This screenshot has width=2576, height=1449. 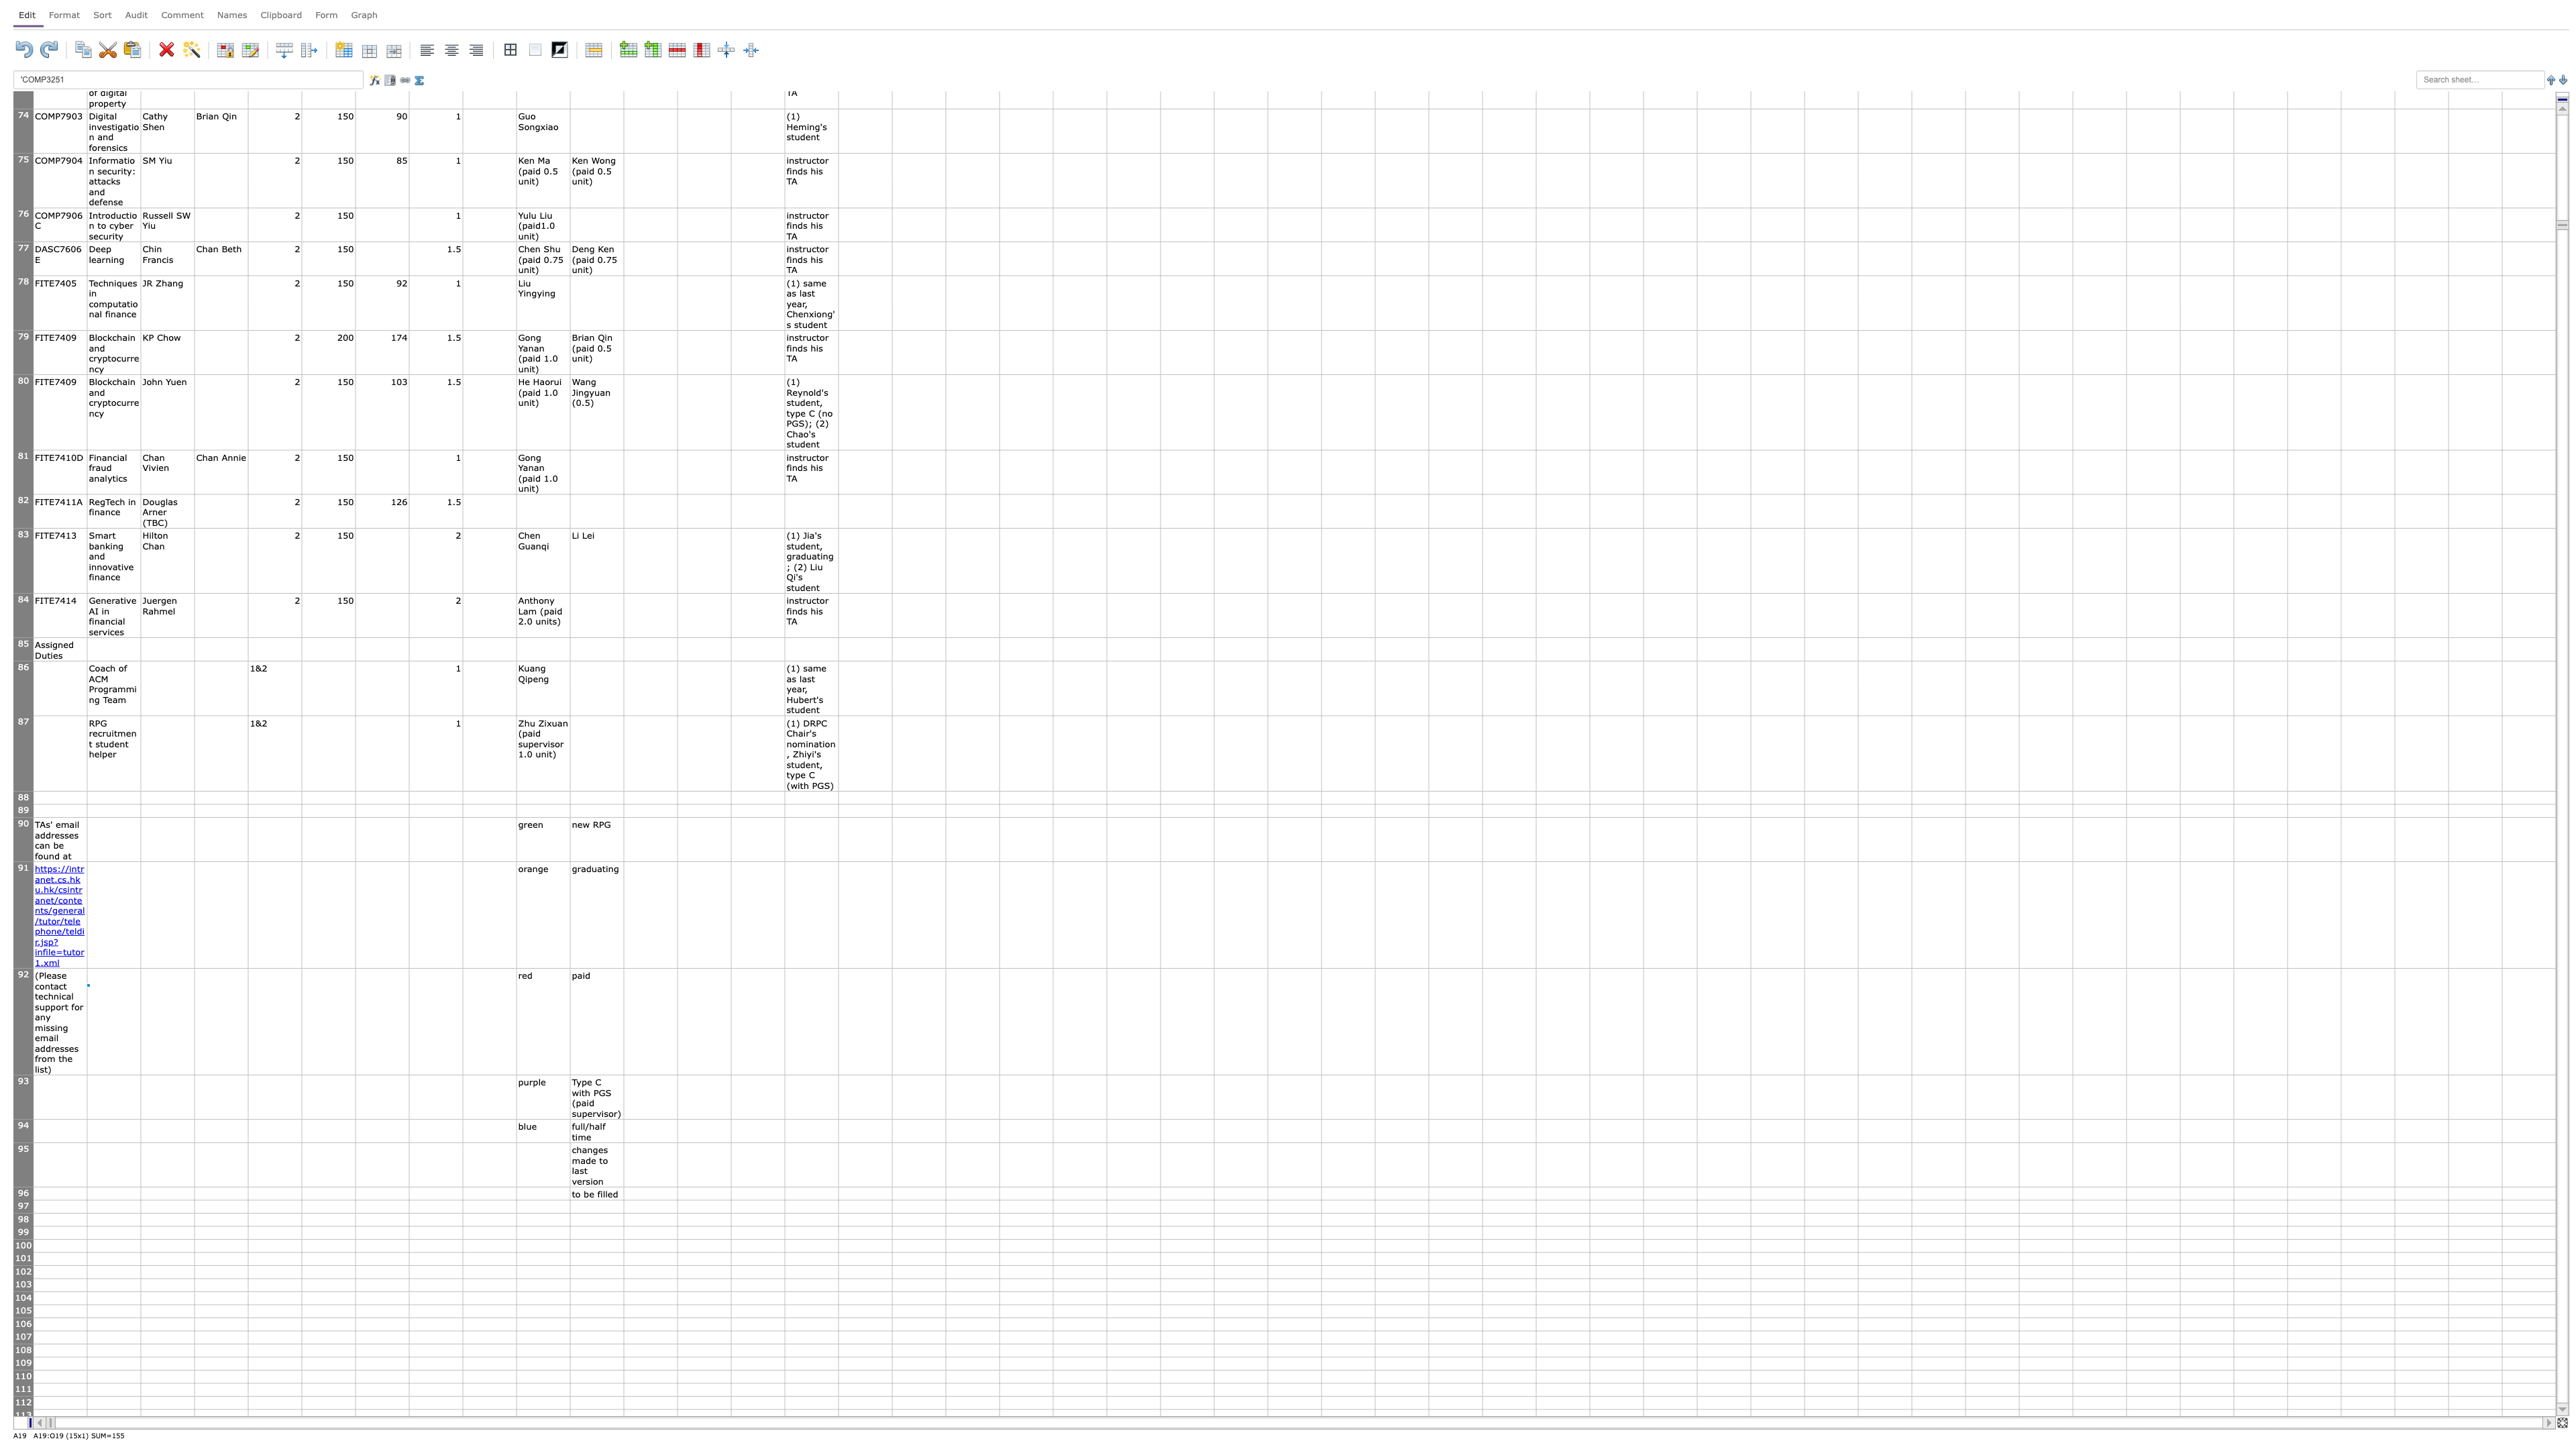 I want to click on the resize handle of row 93, so click(x=23, y=1118).